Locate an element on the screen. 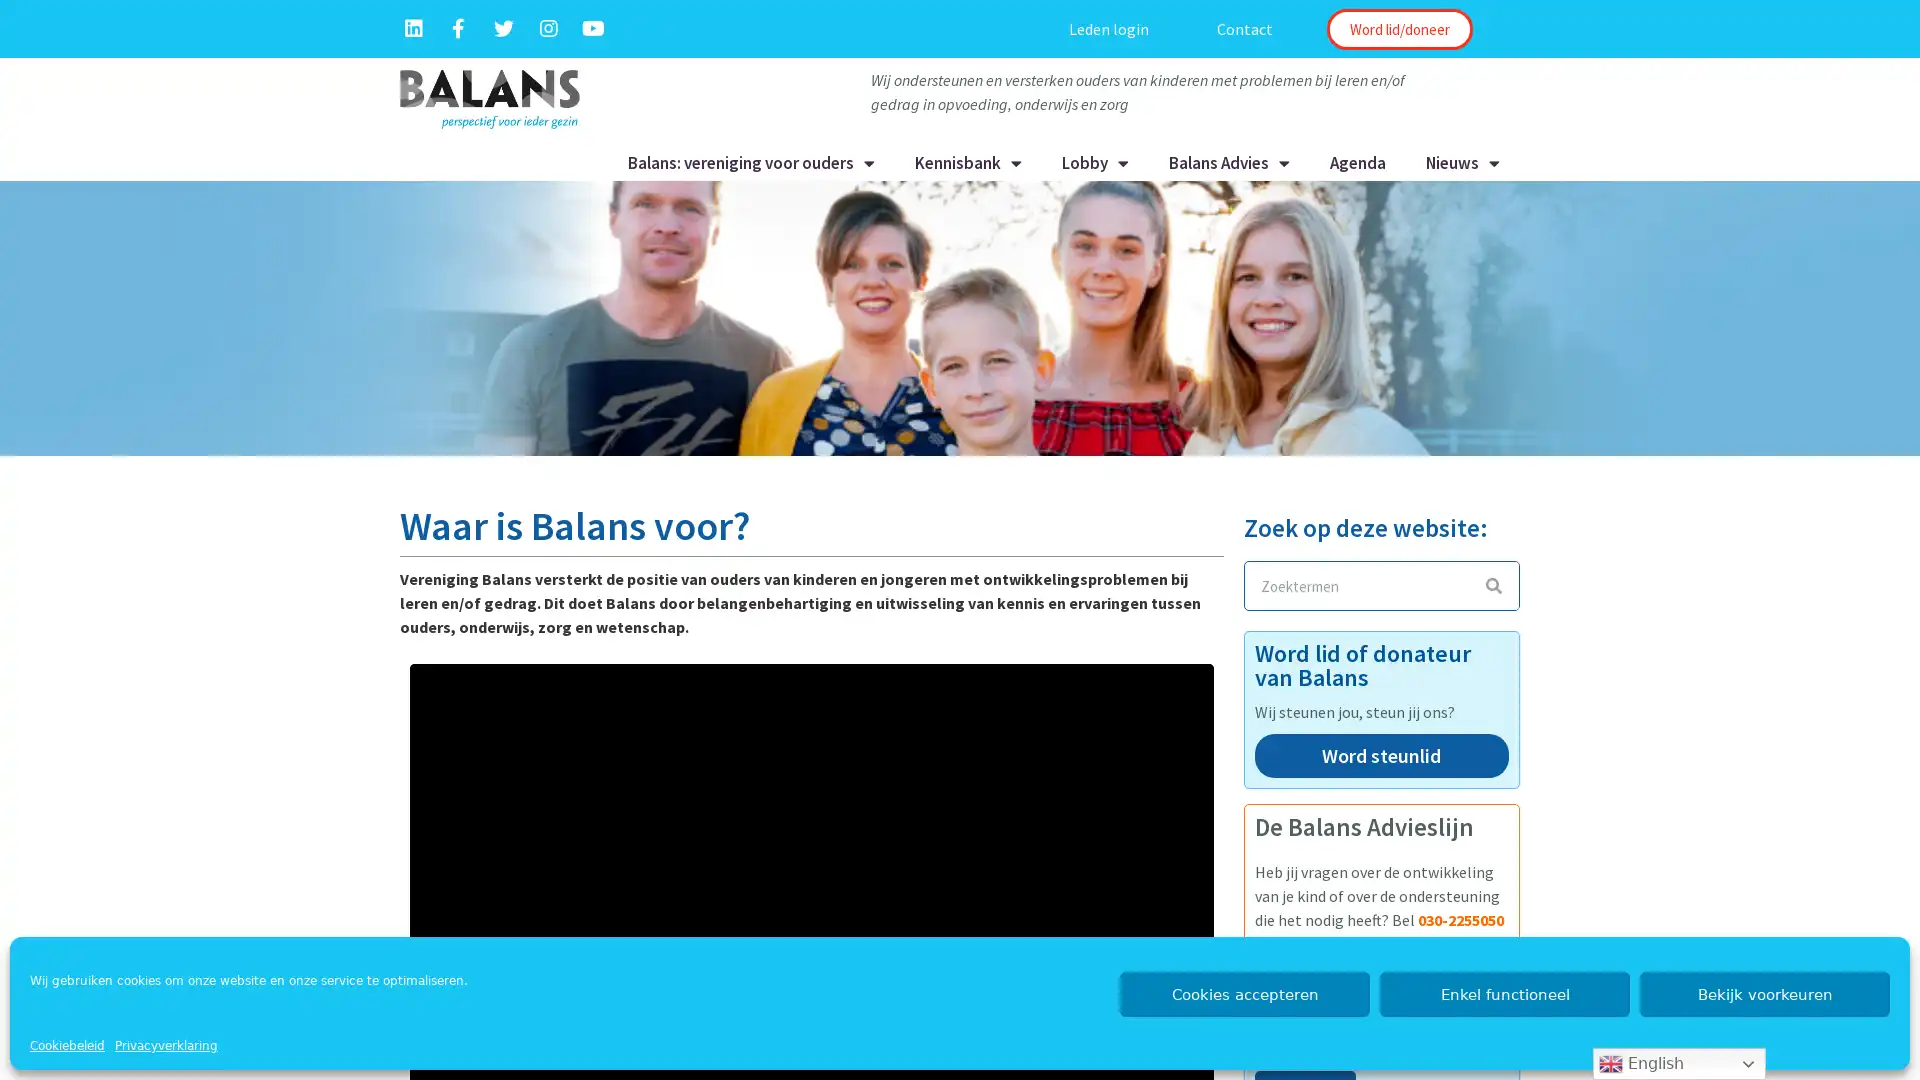 The height and width of the screenshot is (1080, 1920). Become a support member is located at coordinates (1380, 764).